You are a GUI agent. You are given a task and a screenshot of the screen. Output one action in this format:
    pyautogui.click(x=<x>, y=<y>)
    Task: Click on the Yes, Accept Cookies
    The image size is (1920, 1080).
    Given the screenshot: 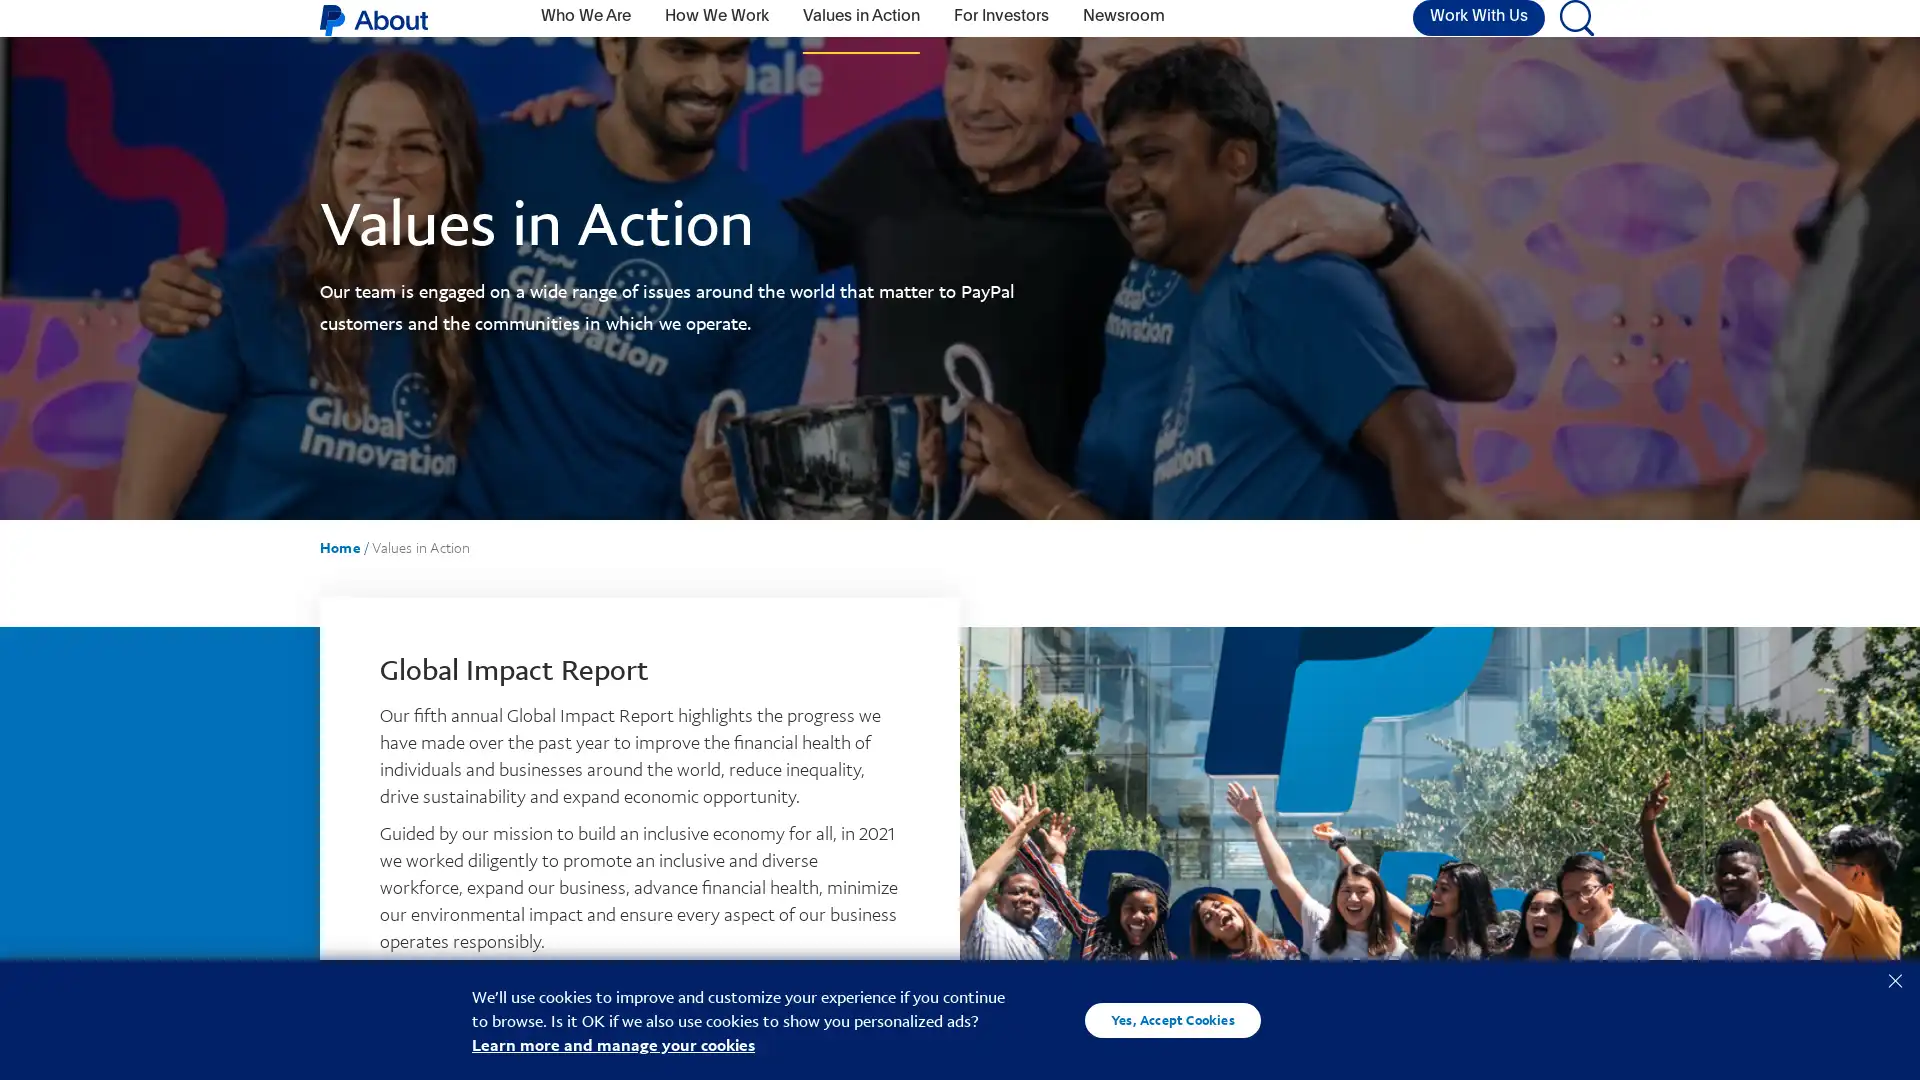 What is the action you would take?
    pyautogui.click(x=1172, y=1019)
    